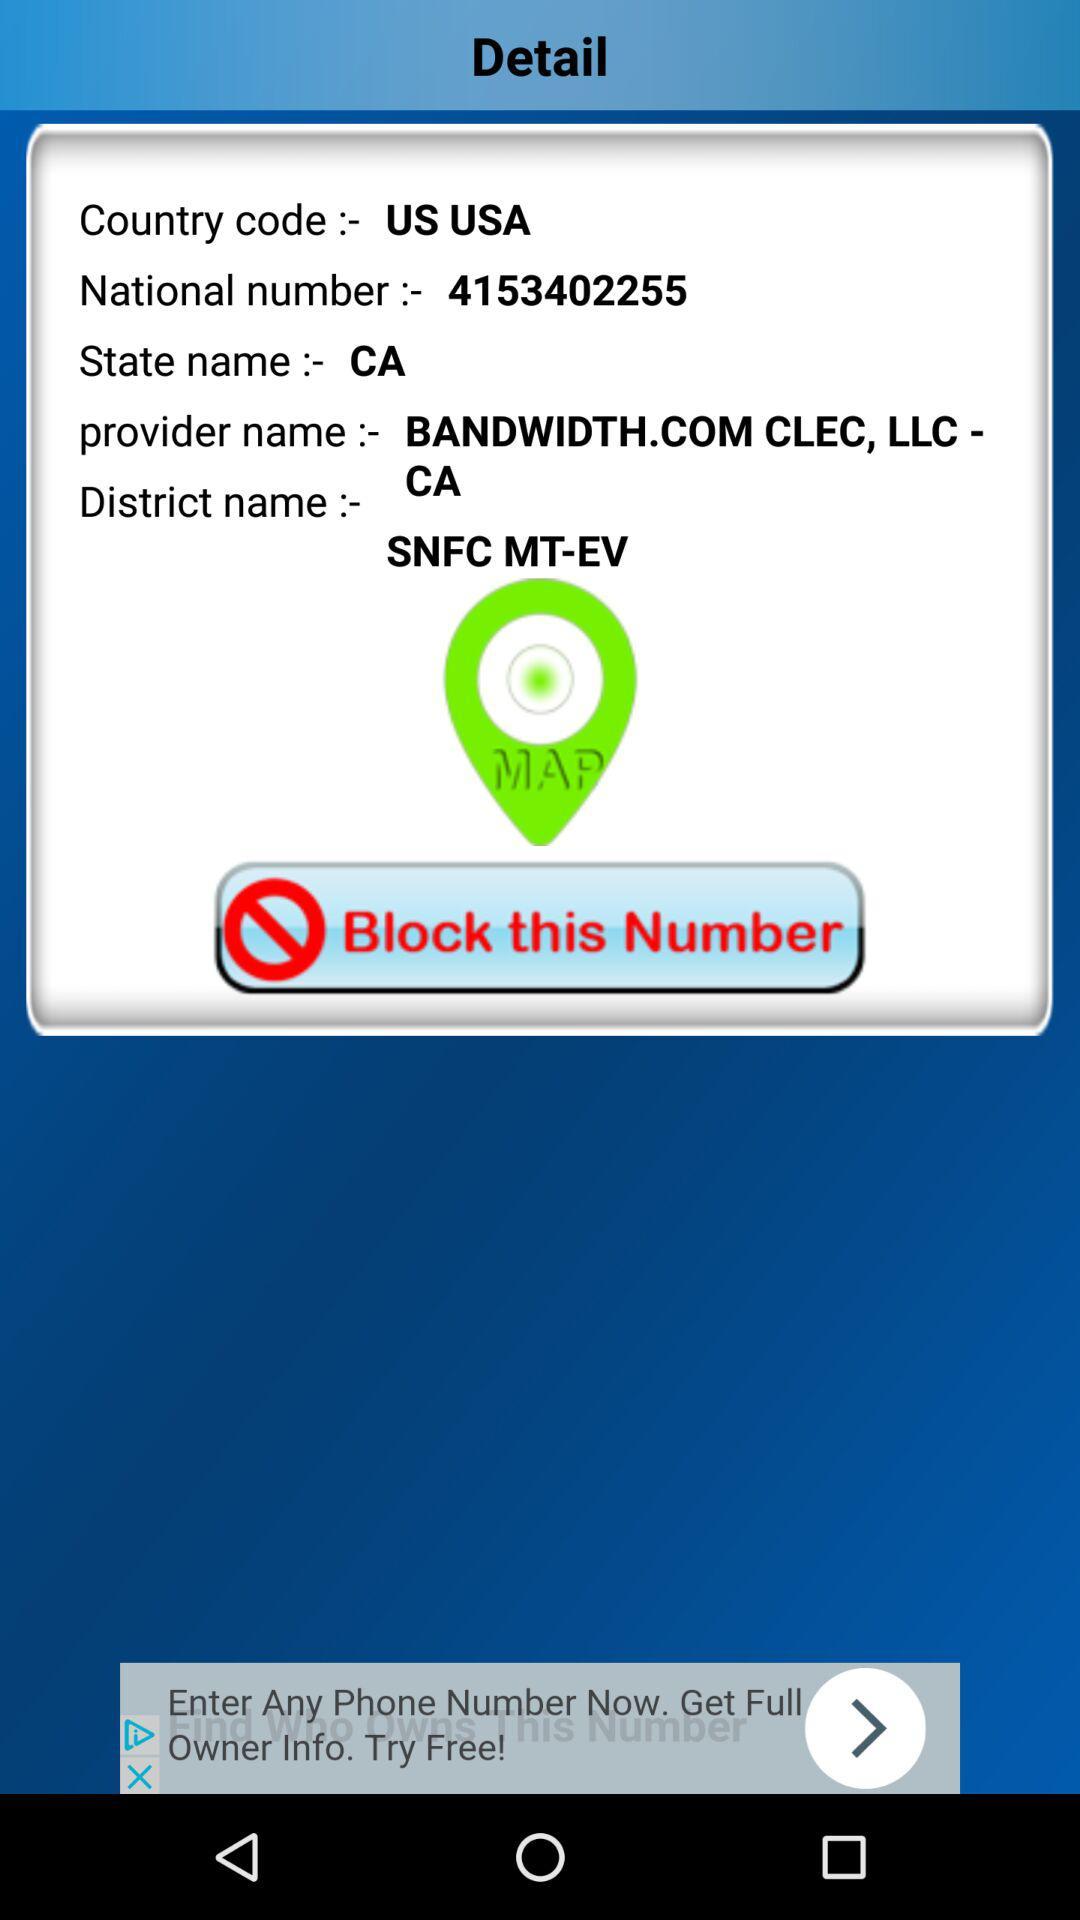  Describe the element at coordinates (538, 926) in the screenshot. I see `phone number` at that location.